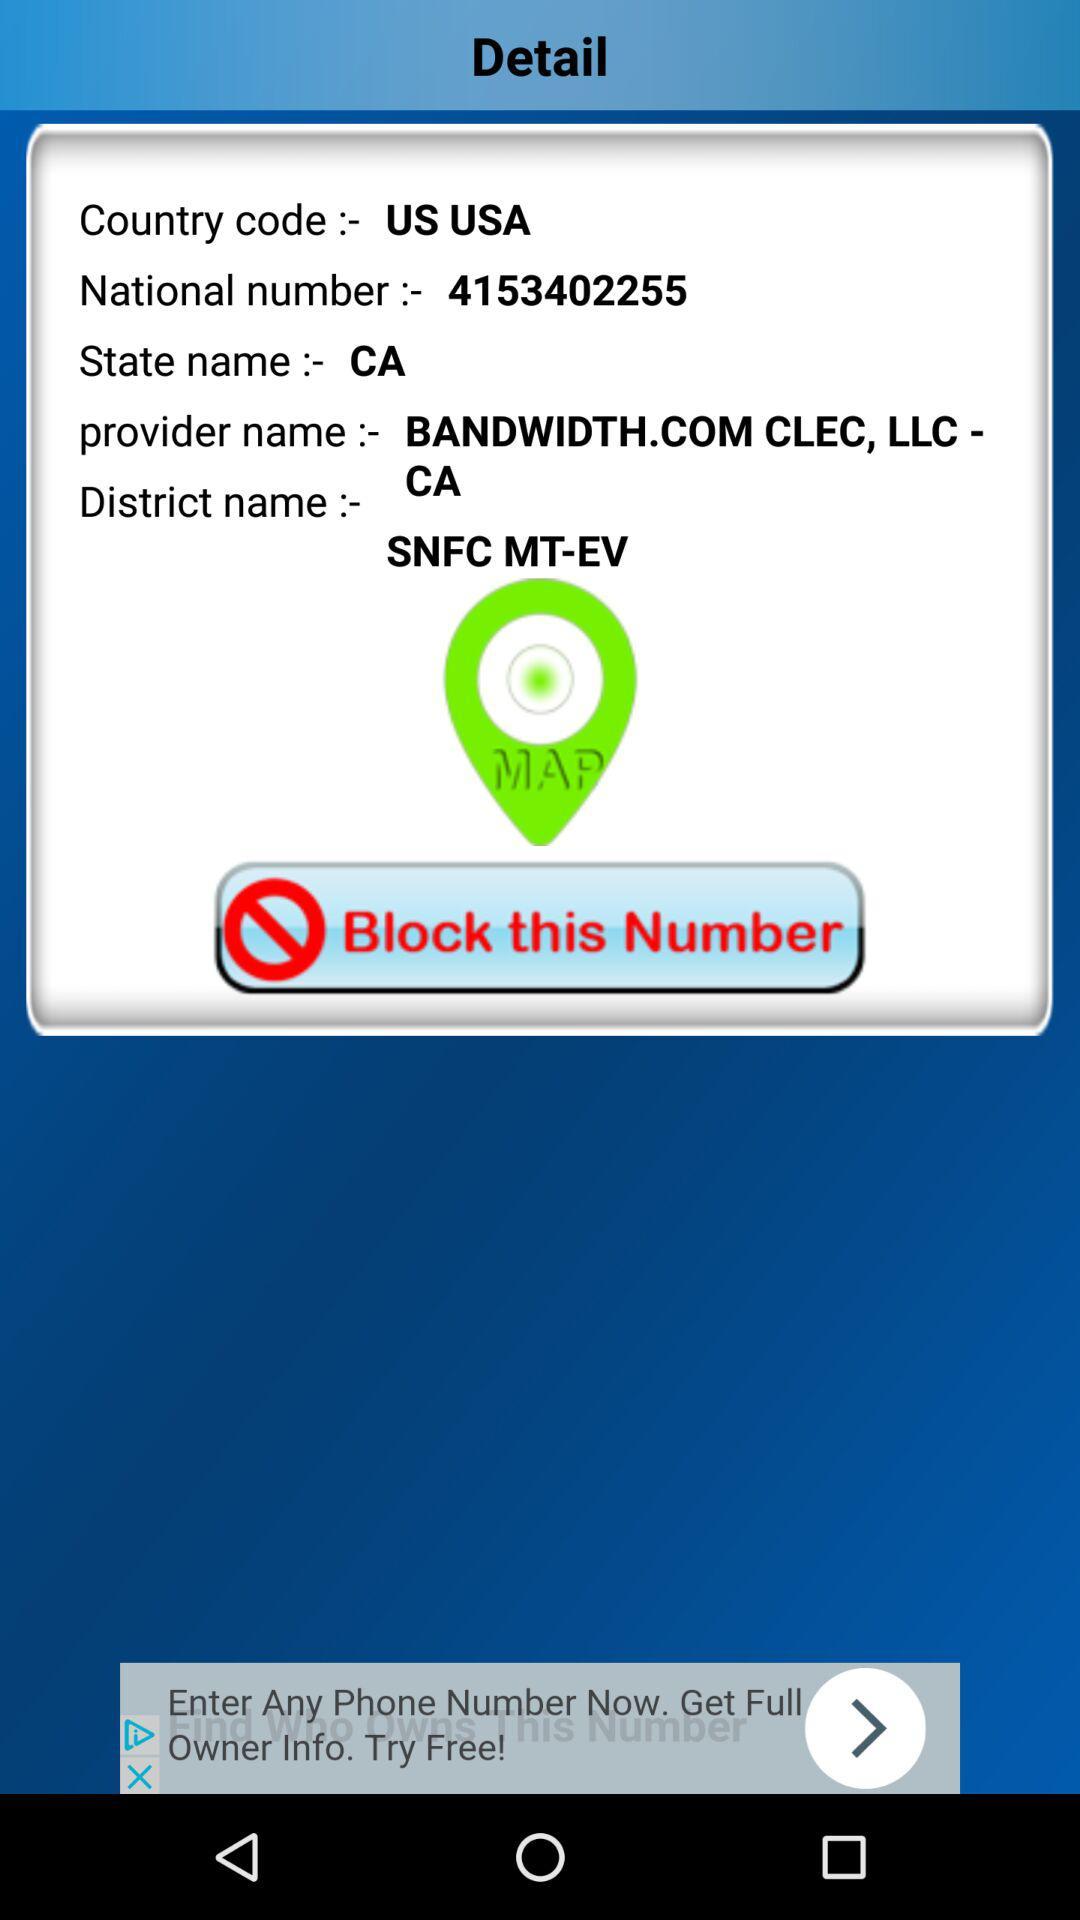  Describe the element at coordinates (538, 926) in the screenshot. I see `phone number` at that location.